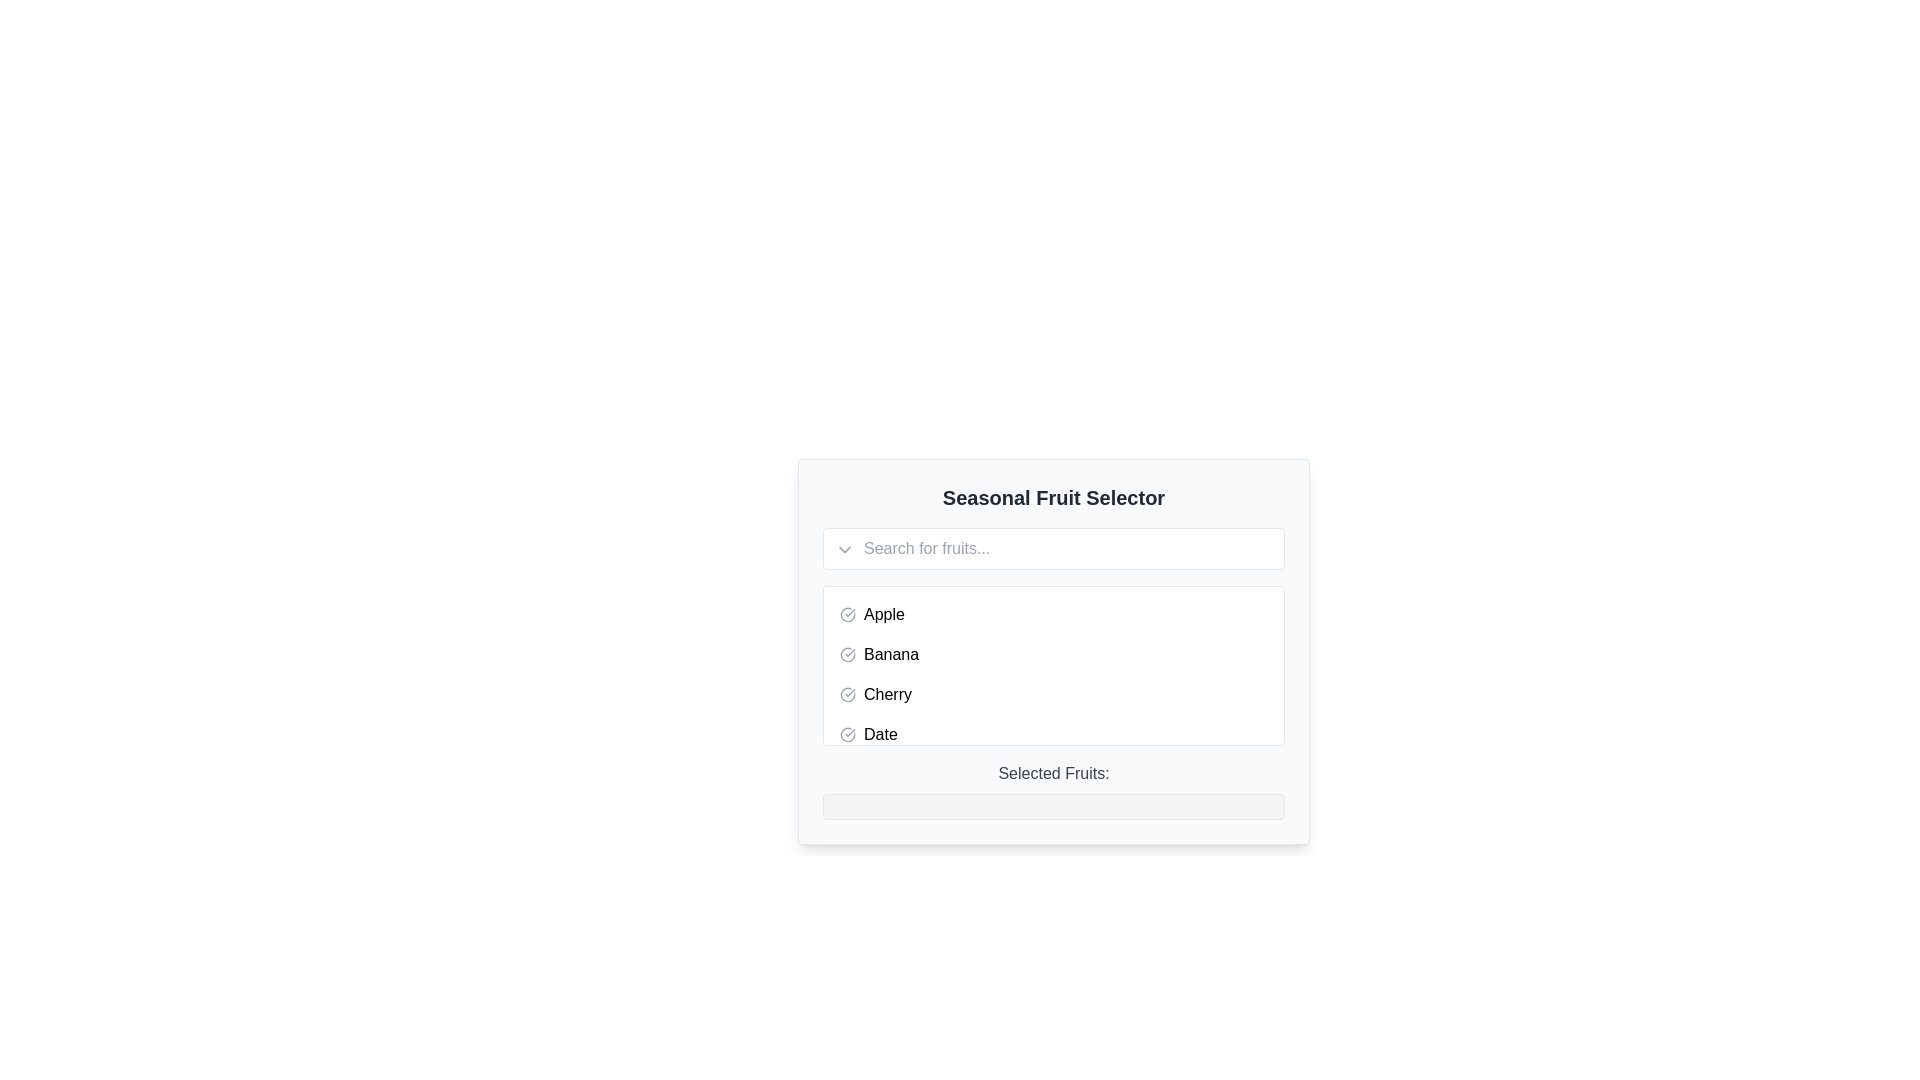 The height and width of the screenshot is (1080, 1920). I want to click on to select the 'Apple' option from the Seasonal Fruit Selector list item, which is the first item in the list and changes background color on hover, so click(1053, 613).